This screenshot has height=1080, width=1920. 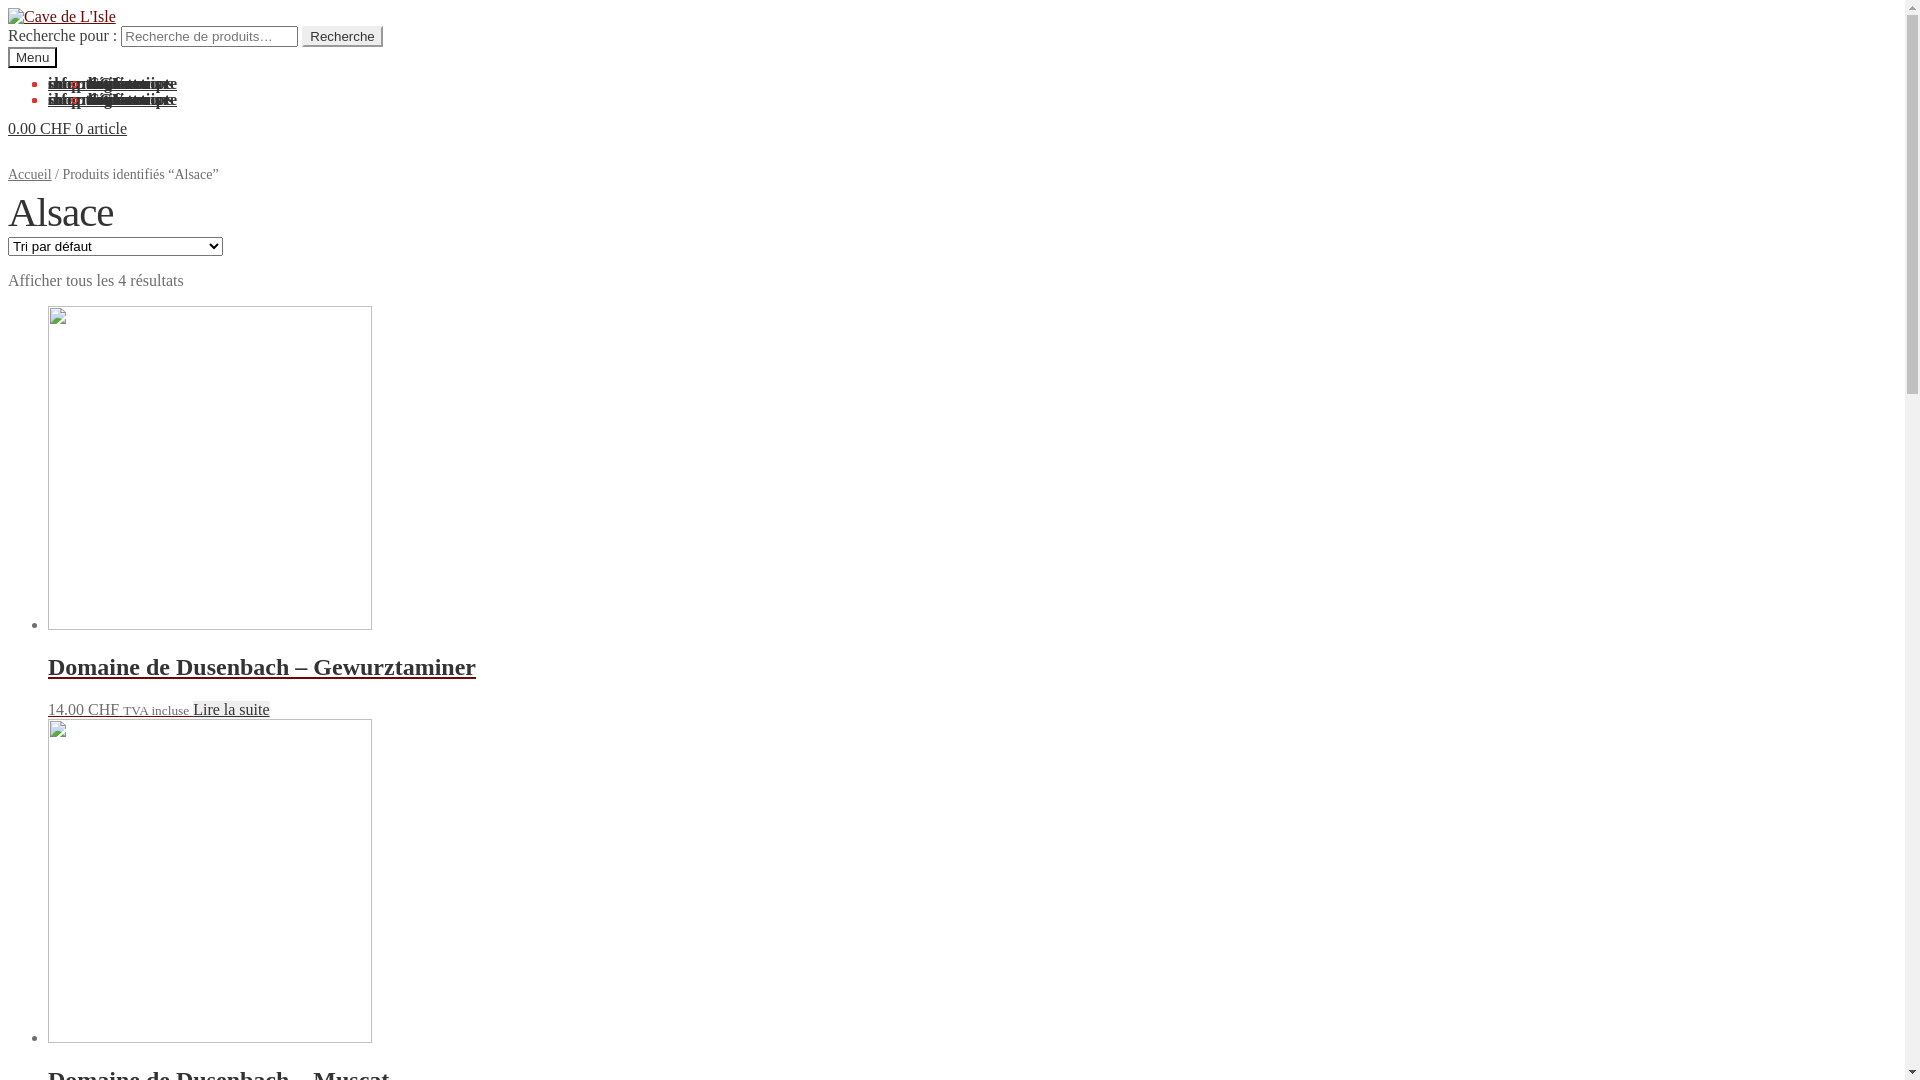 What do you see at coordinates (104, 82) in the screenshot?
I see `'CGV'` at bounding box center [104, 82].